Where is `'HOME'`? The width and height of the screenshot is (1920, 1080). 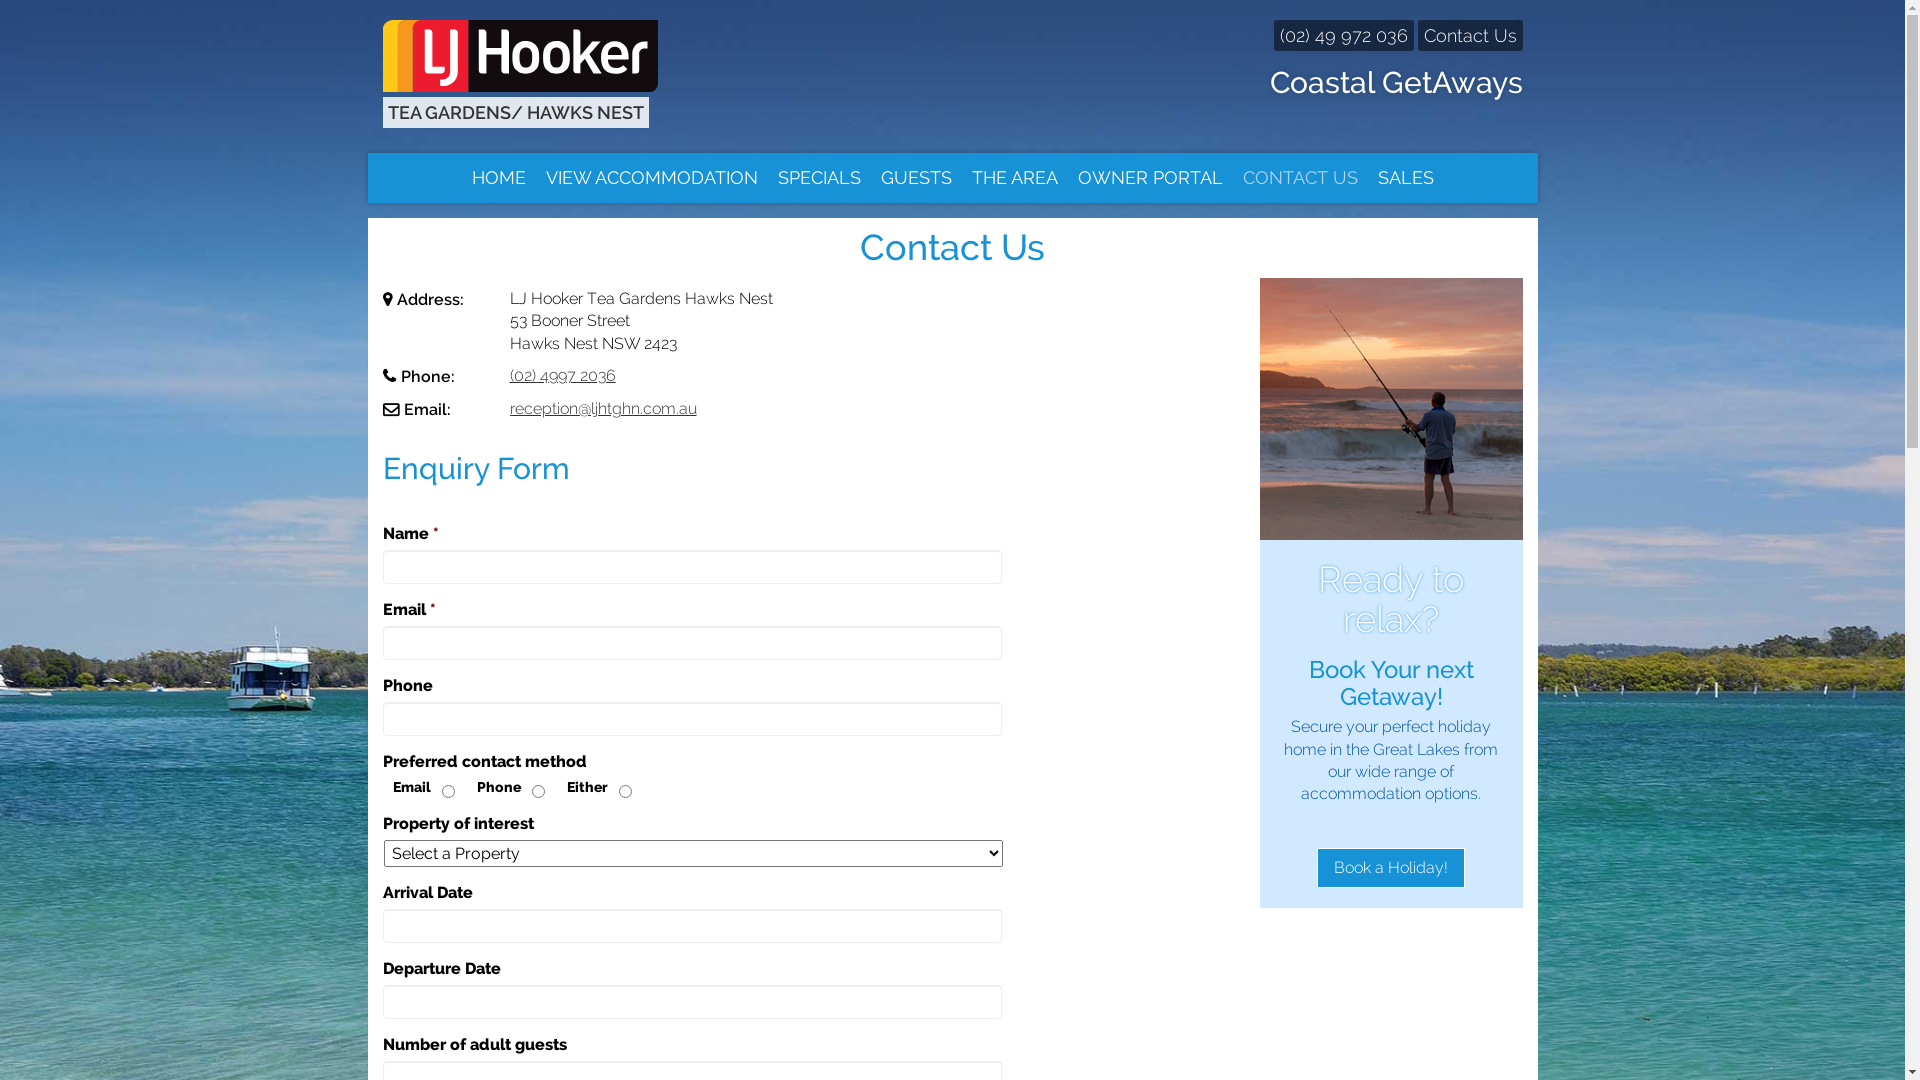
'HOME' is located at coordinates (499, 176).